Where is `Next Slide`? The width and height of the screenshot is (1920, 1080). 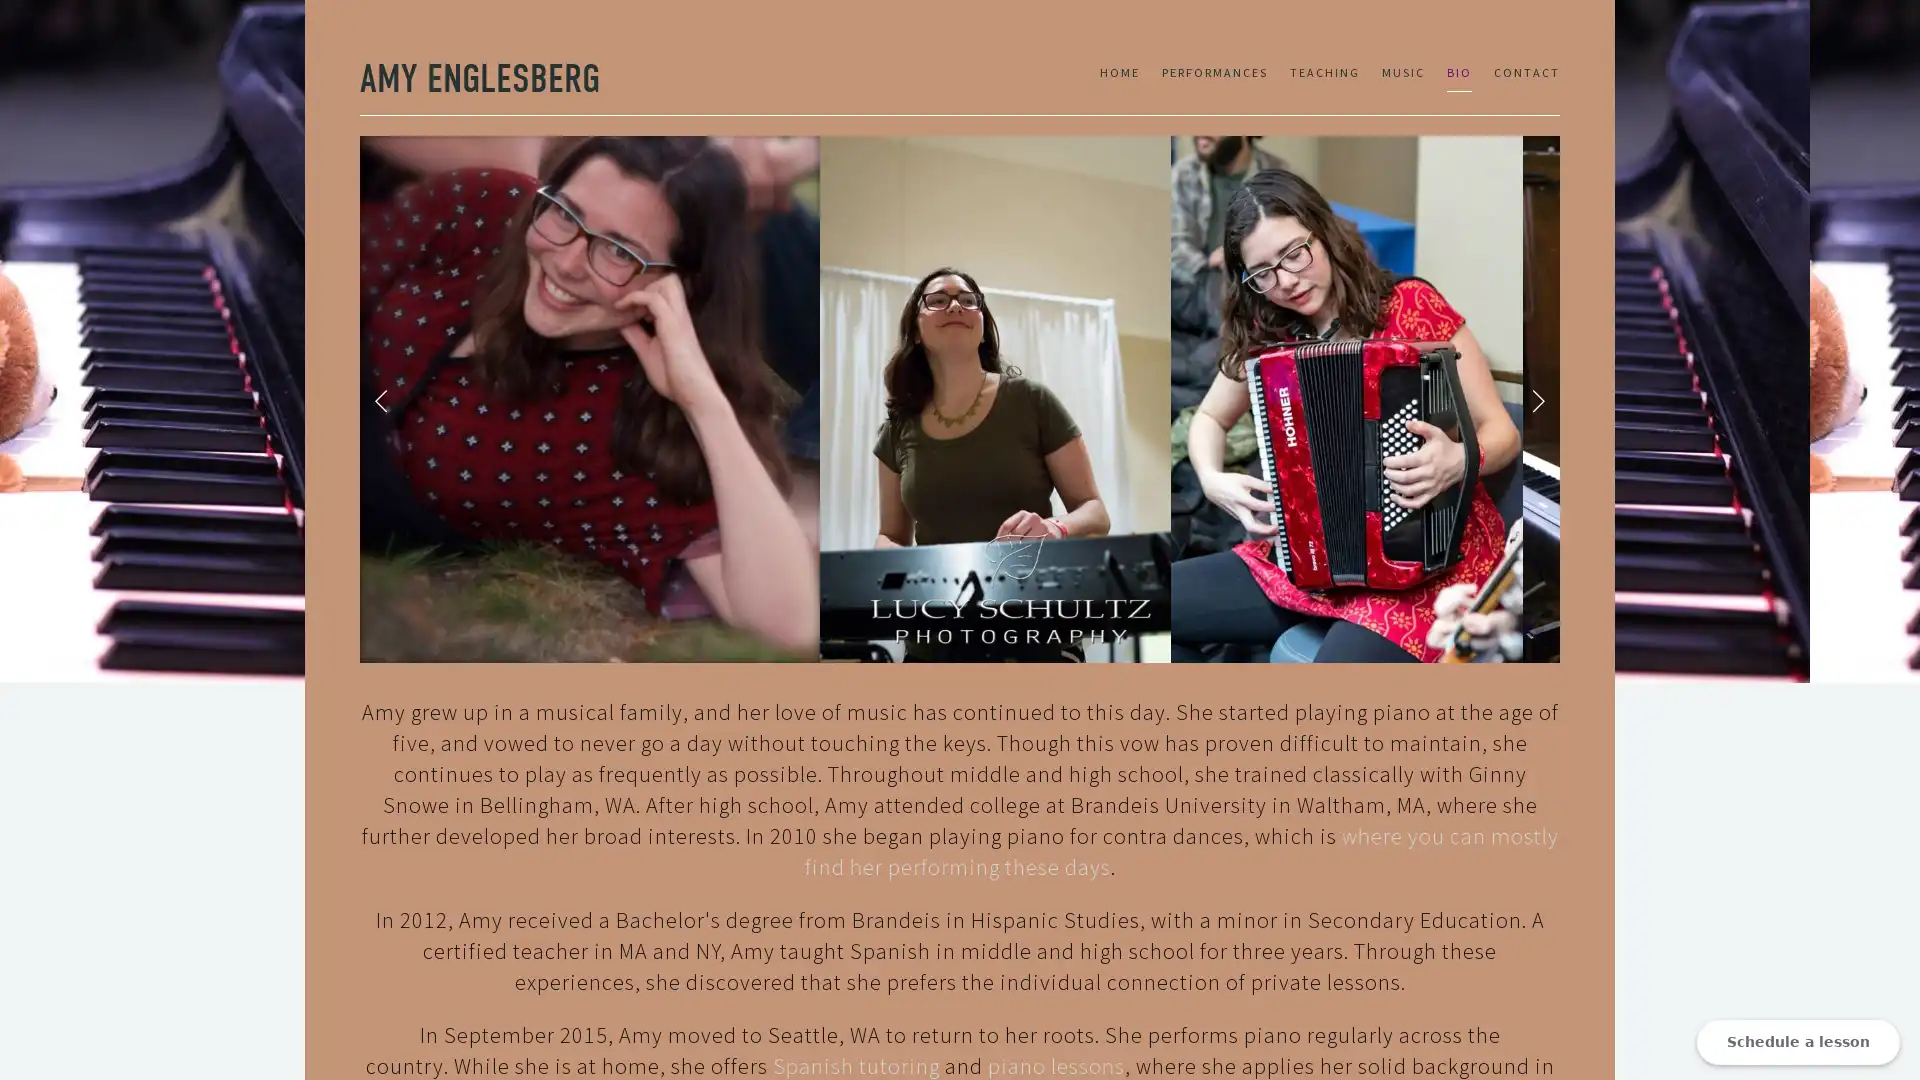 Next Slide is located at coordinates (1536, 398).